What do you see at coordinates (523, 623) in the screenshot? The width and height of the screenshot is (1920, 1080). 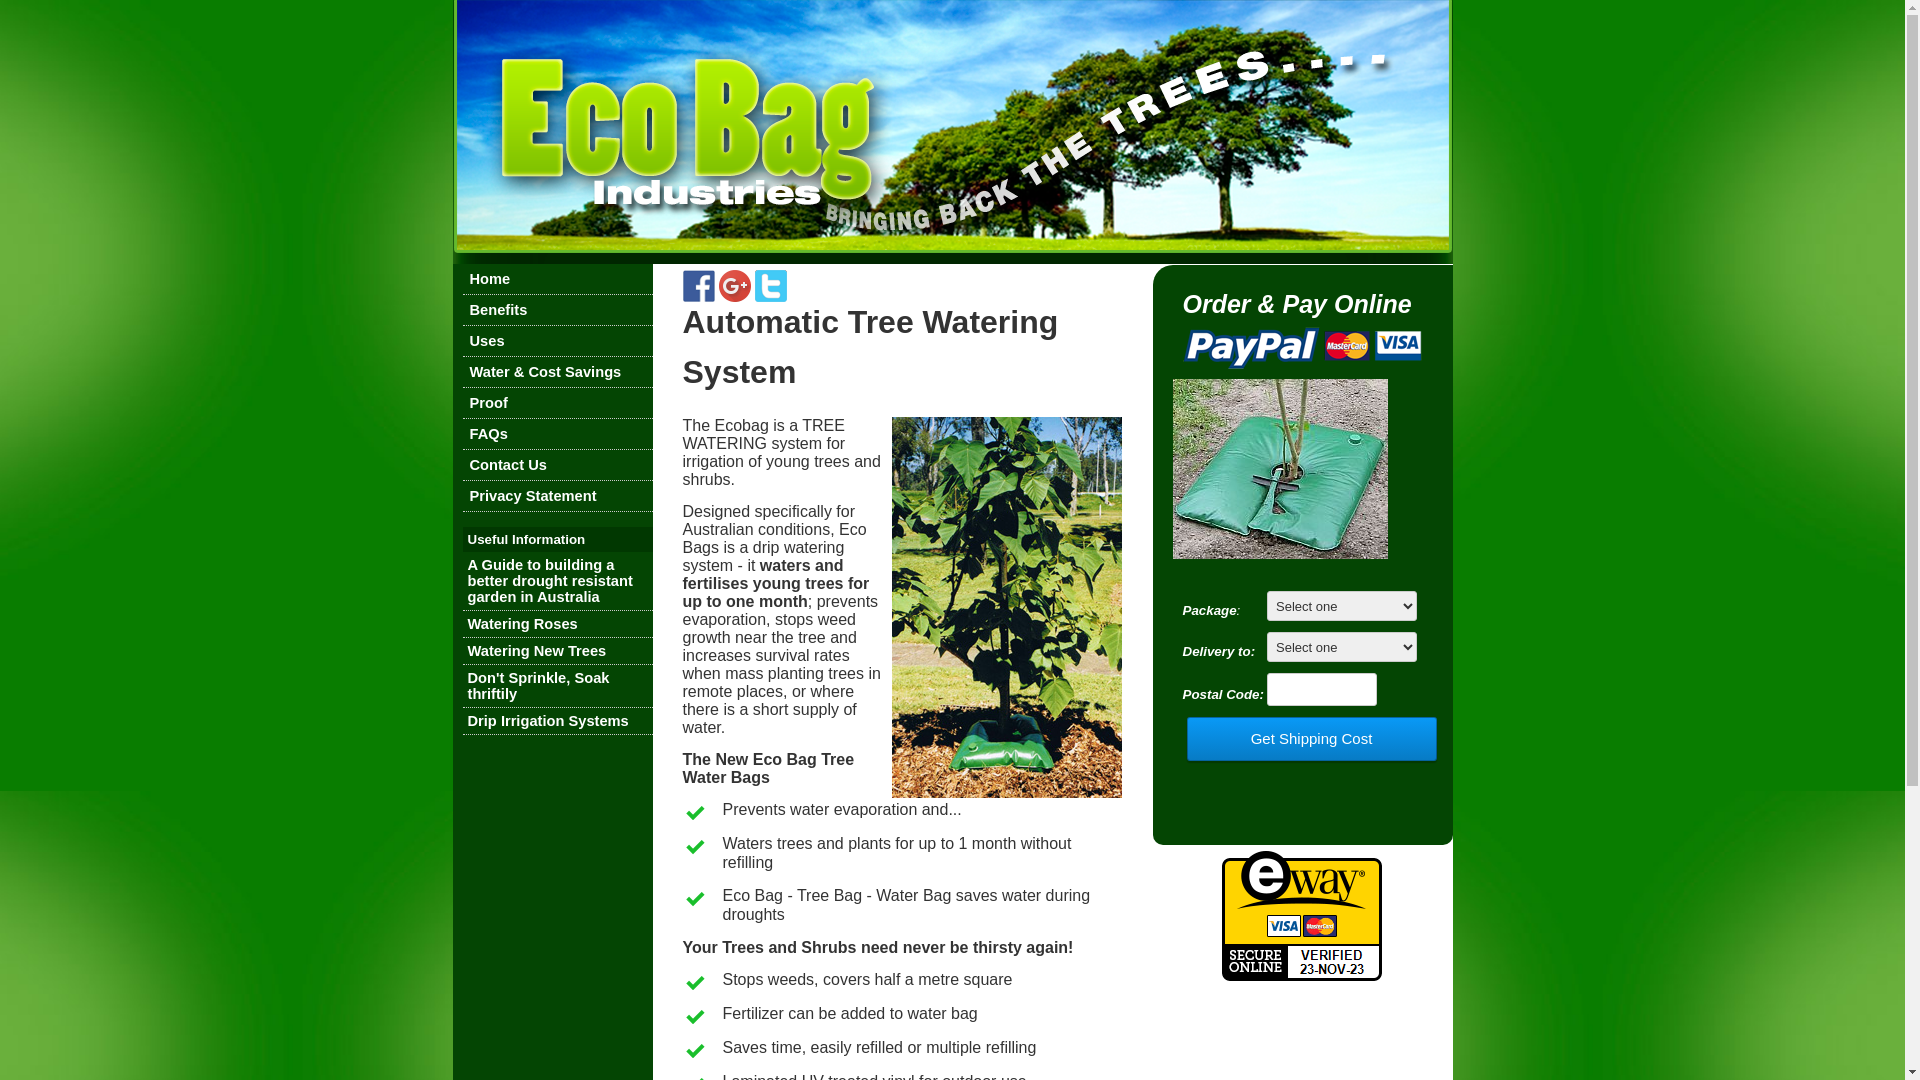 I see `'Watering Roses'` at bounding box center [523, 623].